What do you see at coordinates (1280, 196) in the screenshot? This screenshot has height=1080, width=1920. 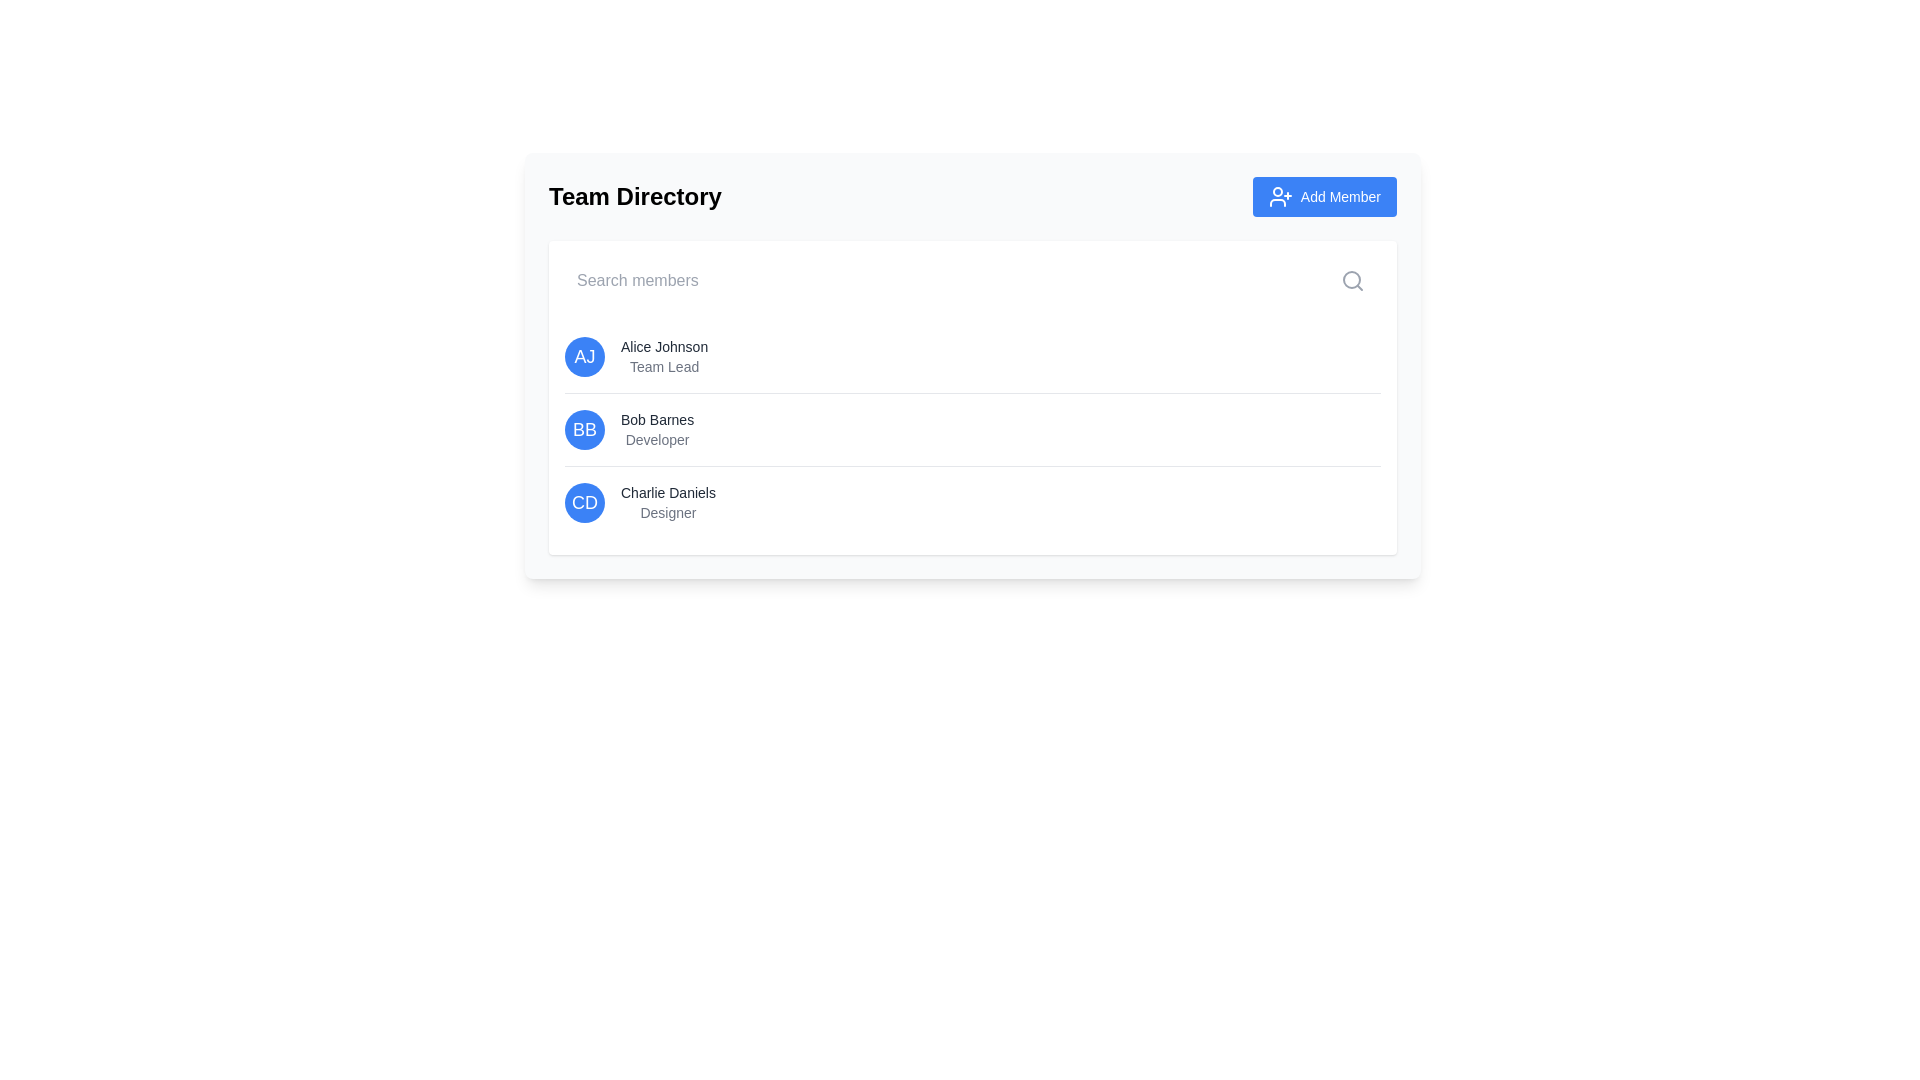 I see `the user icon with a plus sign next to the 'Add Member' text` at bounding box center [1280, 196].